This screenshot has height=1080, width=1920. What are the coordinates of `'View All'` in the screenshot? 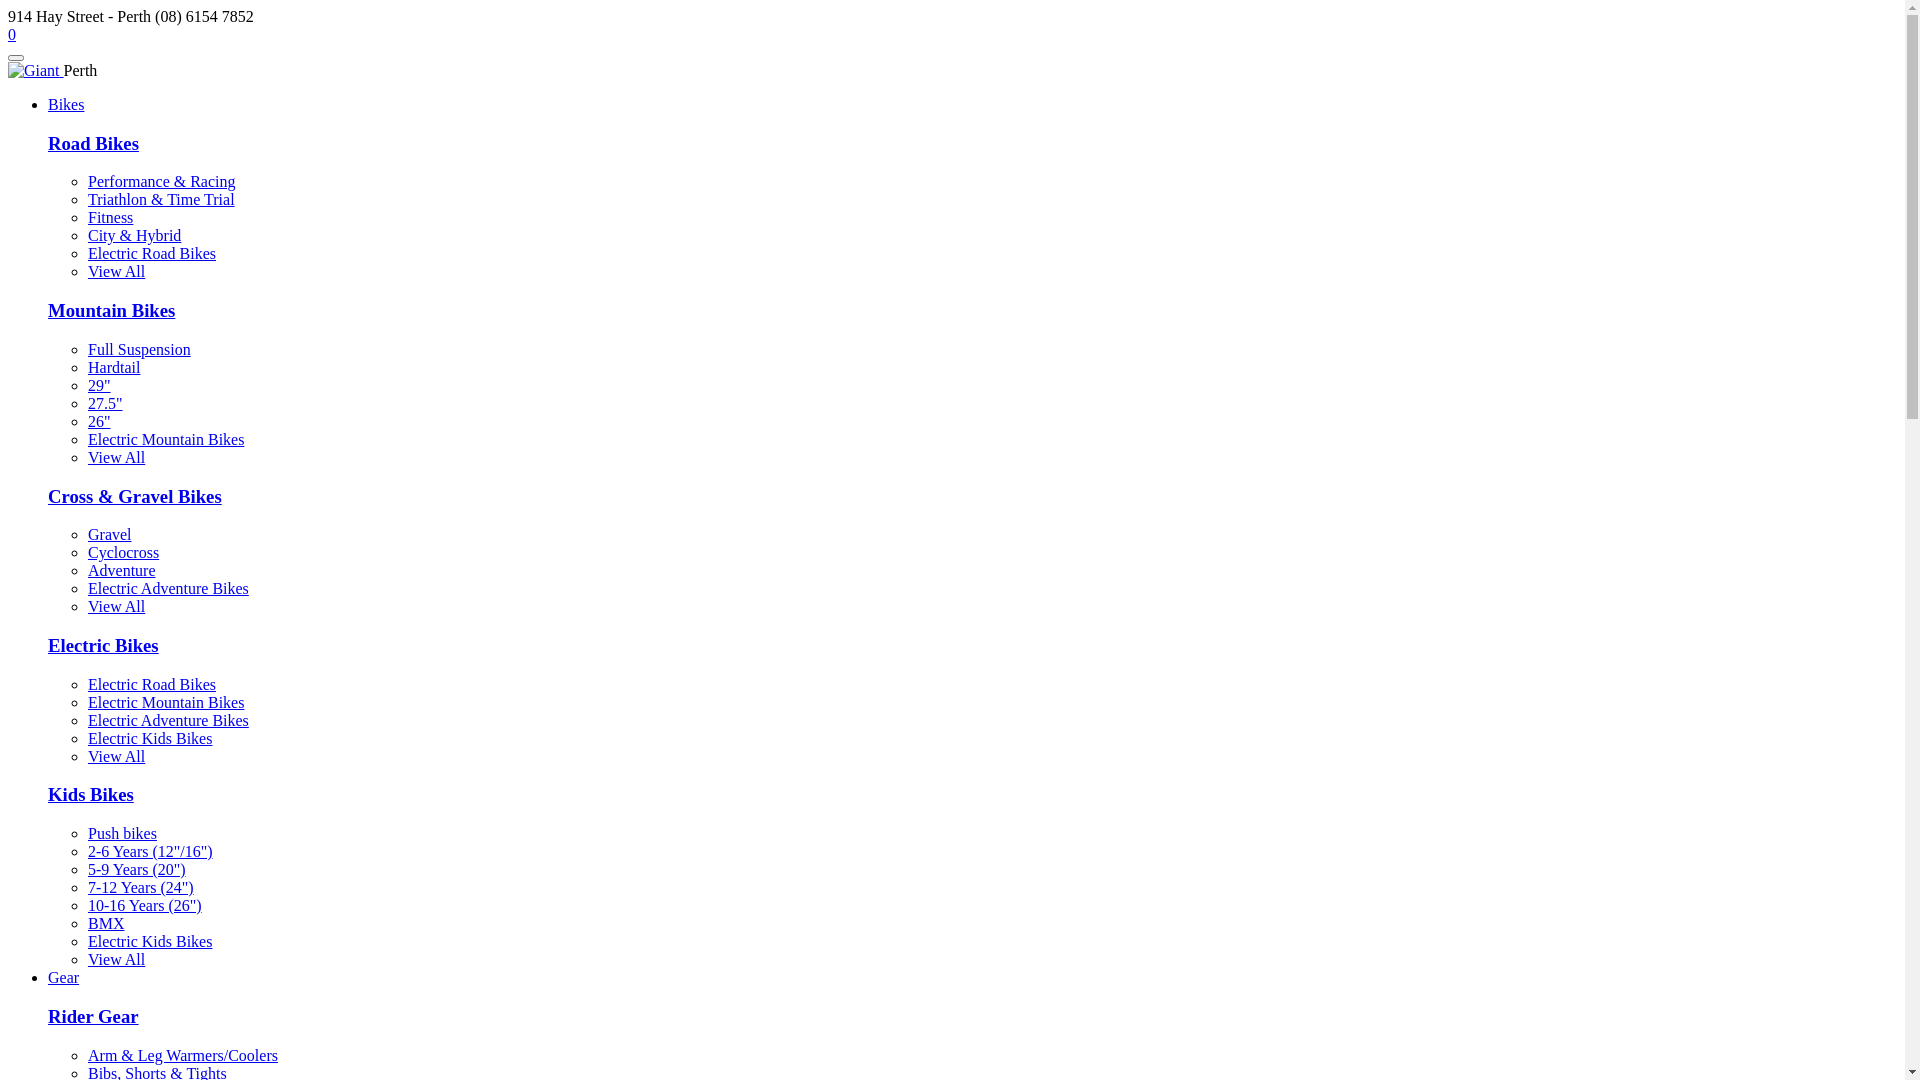 It's located at (115, 457).